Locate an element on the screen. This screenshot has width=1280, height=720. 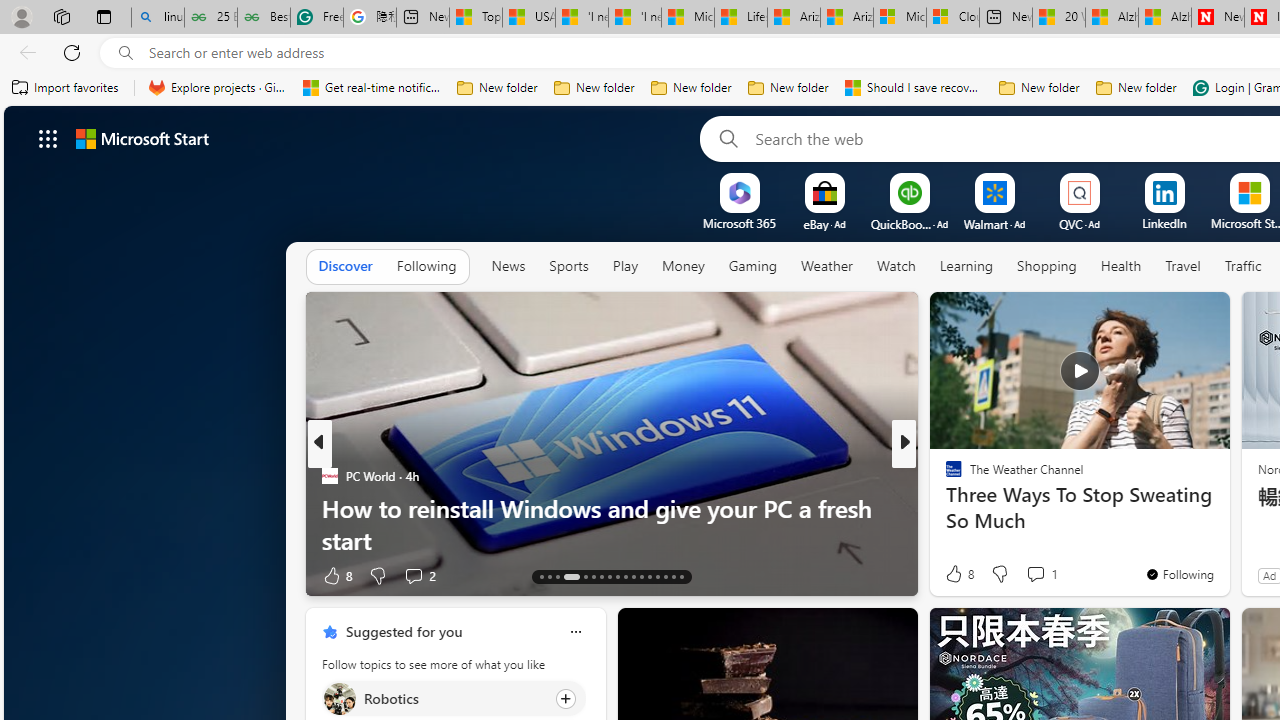
'AutomationID: tab-17' is located at coordinates (584, 577).